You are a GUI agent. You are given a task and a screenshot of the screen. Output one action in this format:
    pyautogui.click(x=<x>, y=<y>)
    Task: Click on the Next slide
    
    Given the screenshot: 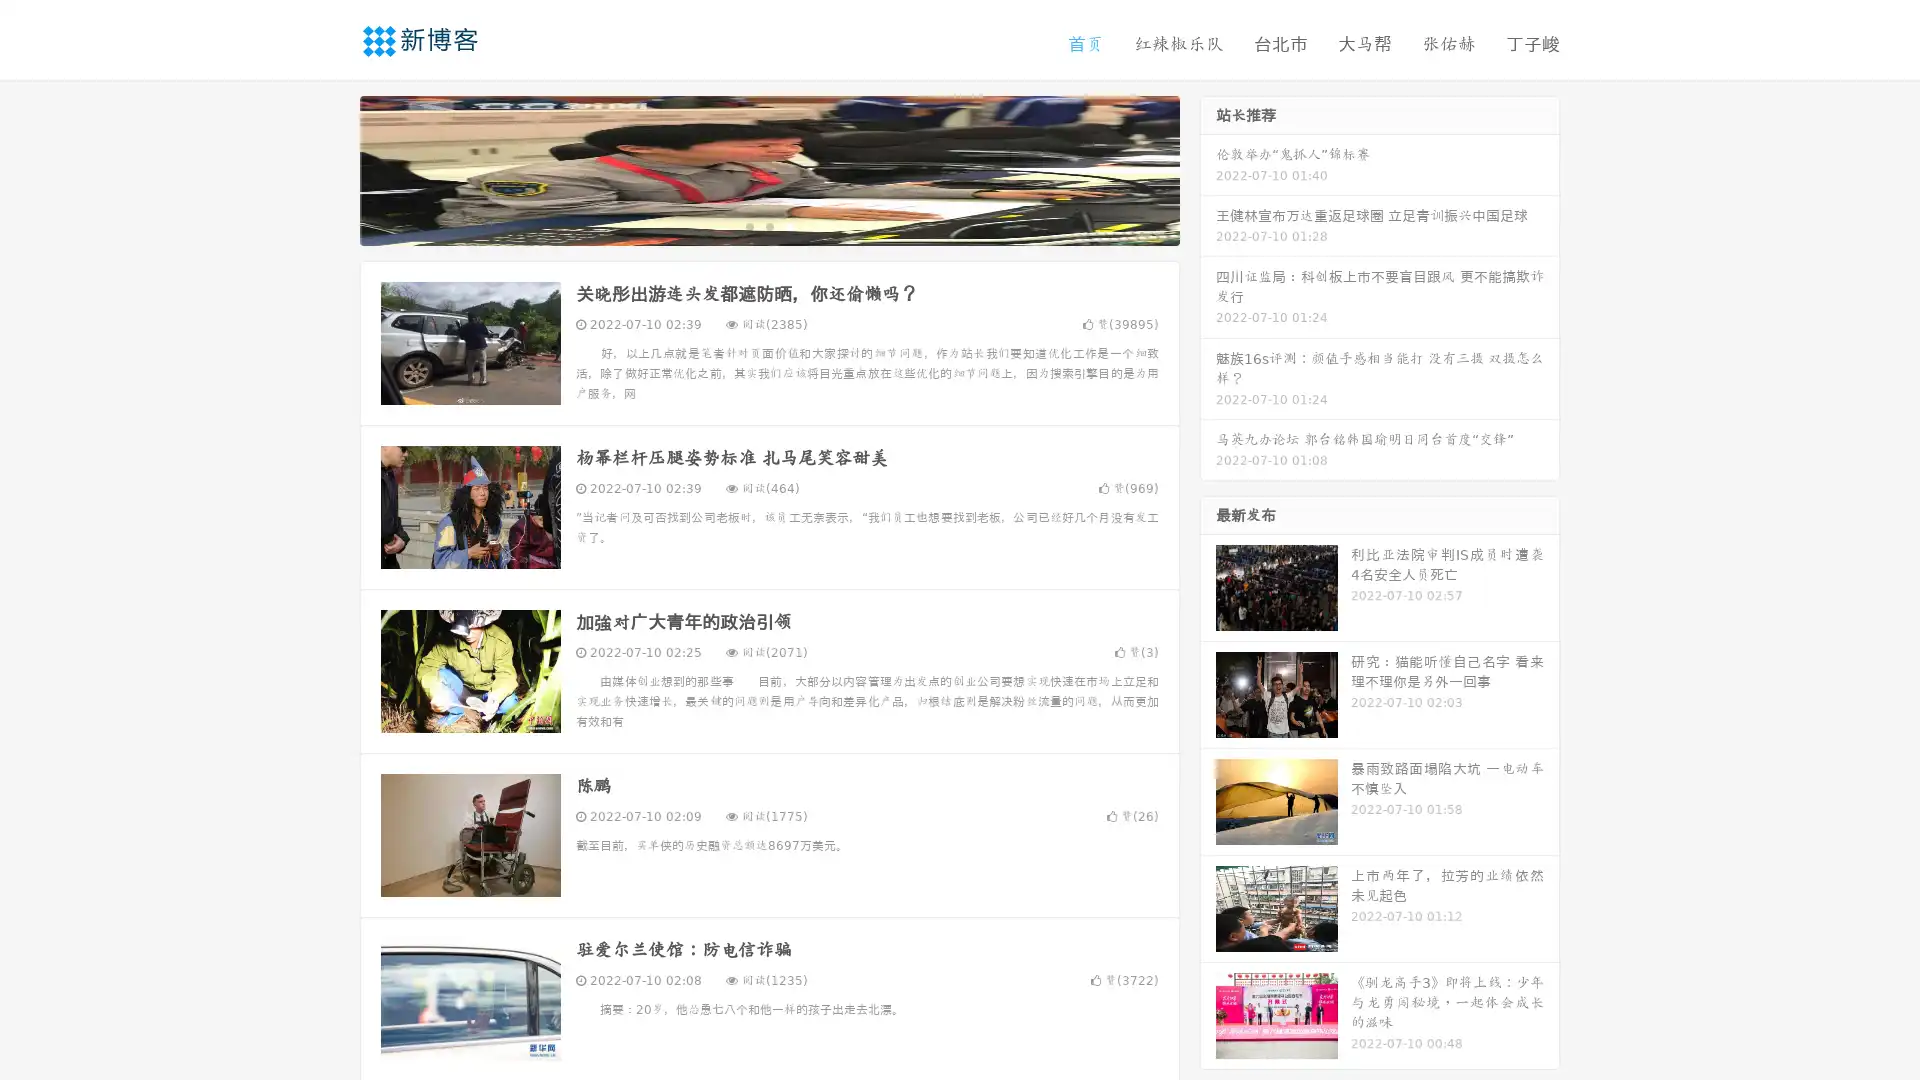 What is the action you would take?
    pyautogui.click(x=1208, y=168)
    